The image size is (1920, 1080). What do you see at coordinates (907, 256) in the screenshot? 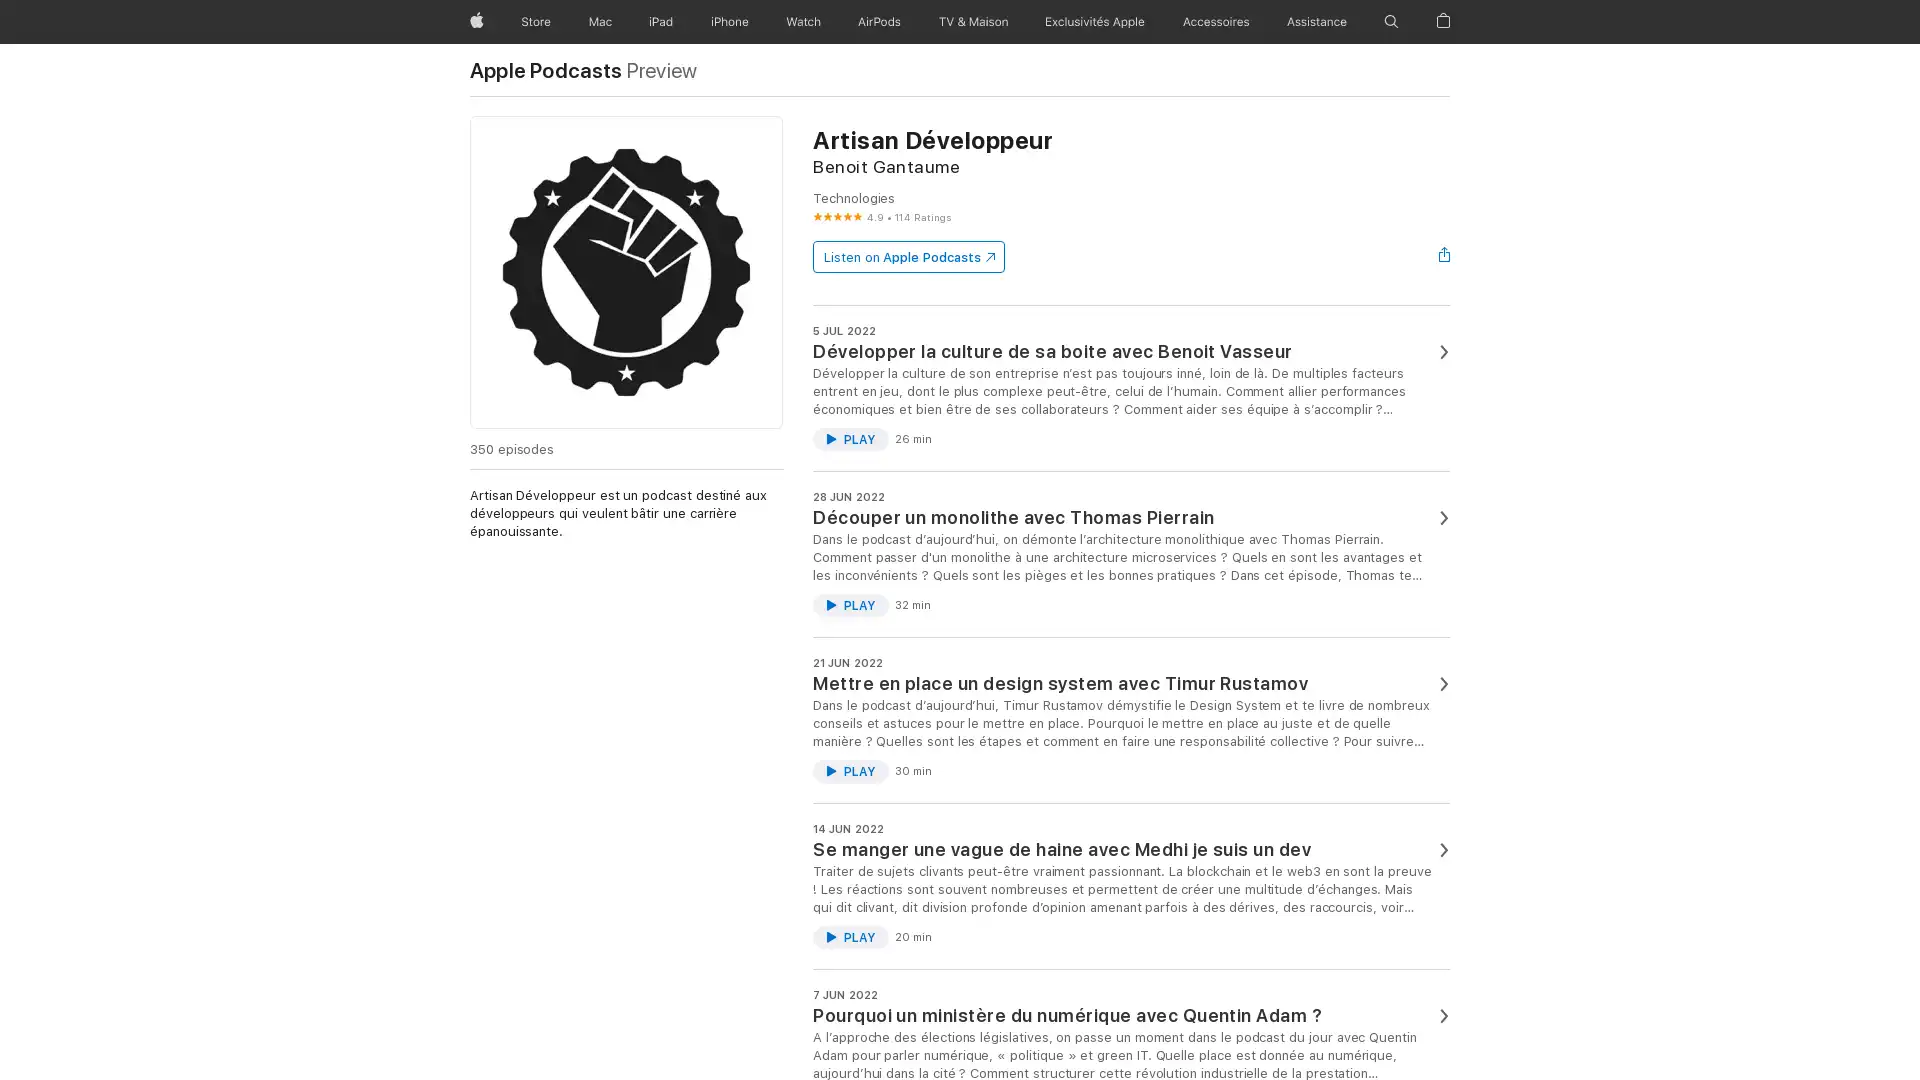
I see `Listen on Apple Podcasts` at bounding box center [907, 256].